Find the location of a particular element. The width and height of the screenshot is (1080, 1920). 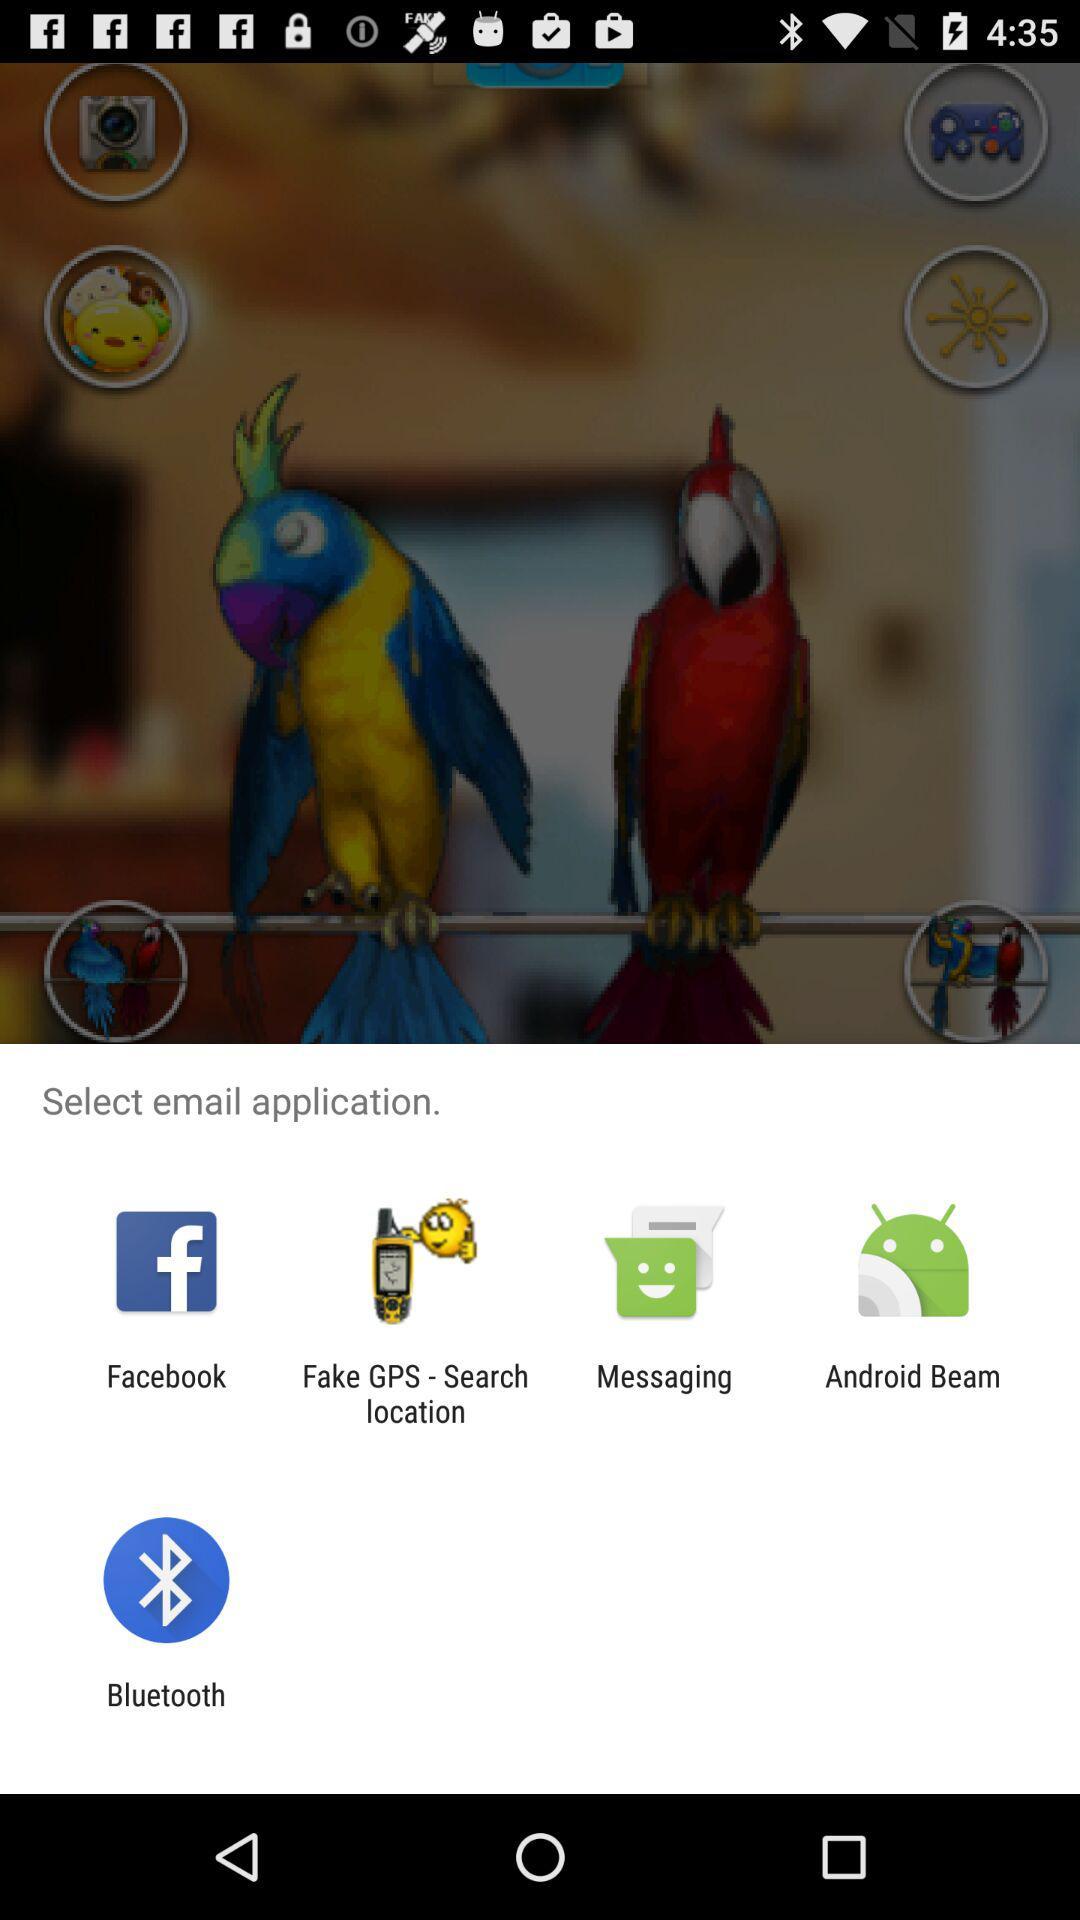

messaging item is located at coordinates (664, 1392).